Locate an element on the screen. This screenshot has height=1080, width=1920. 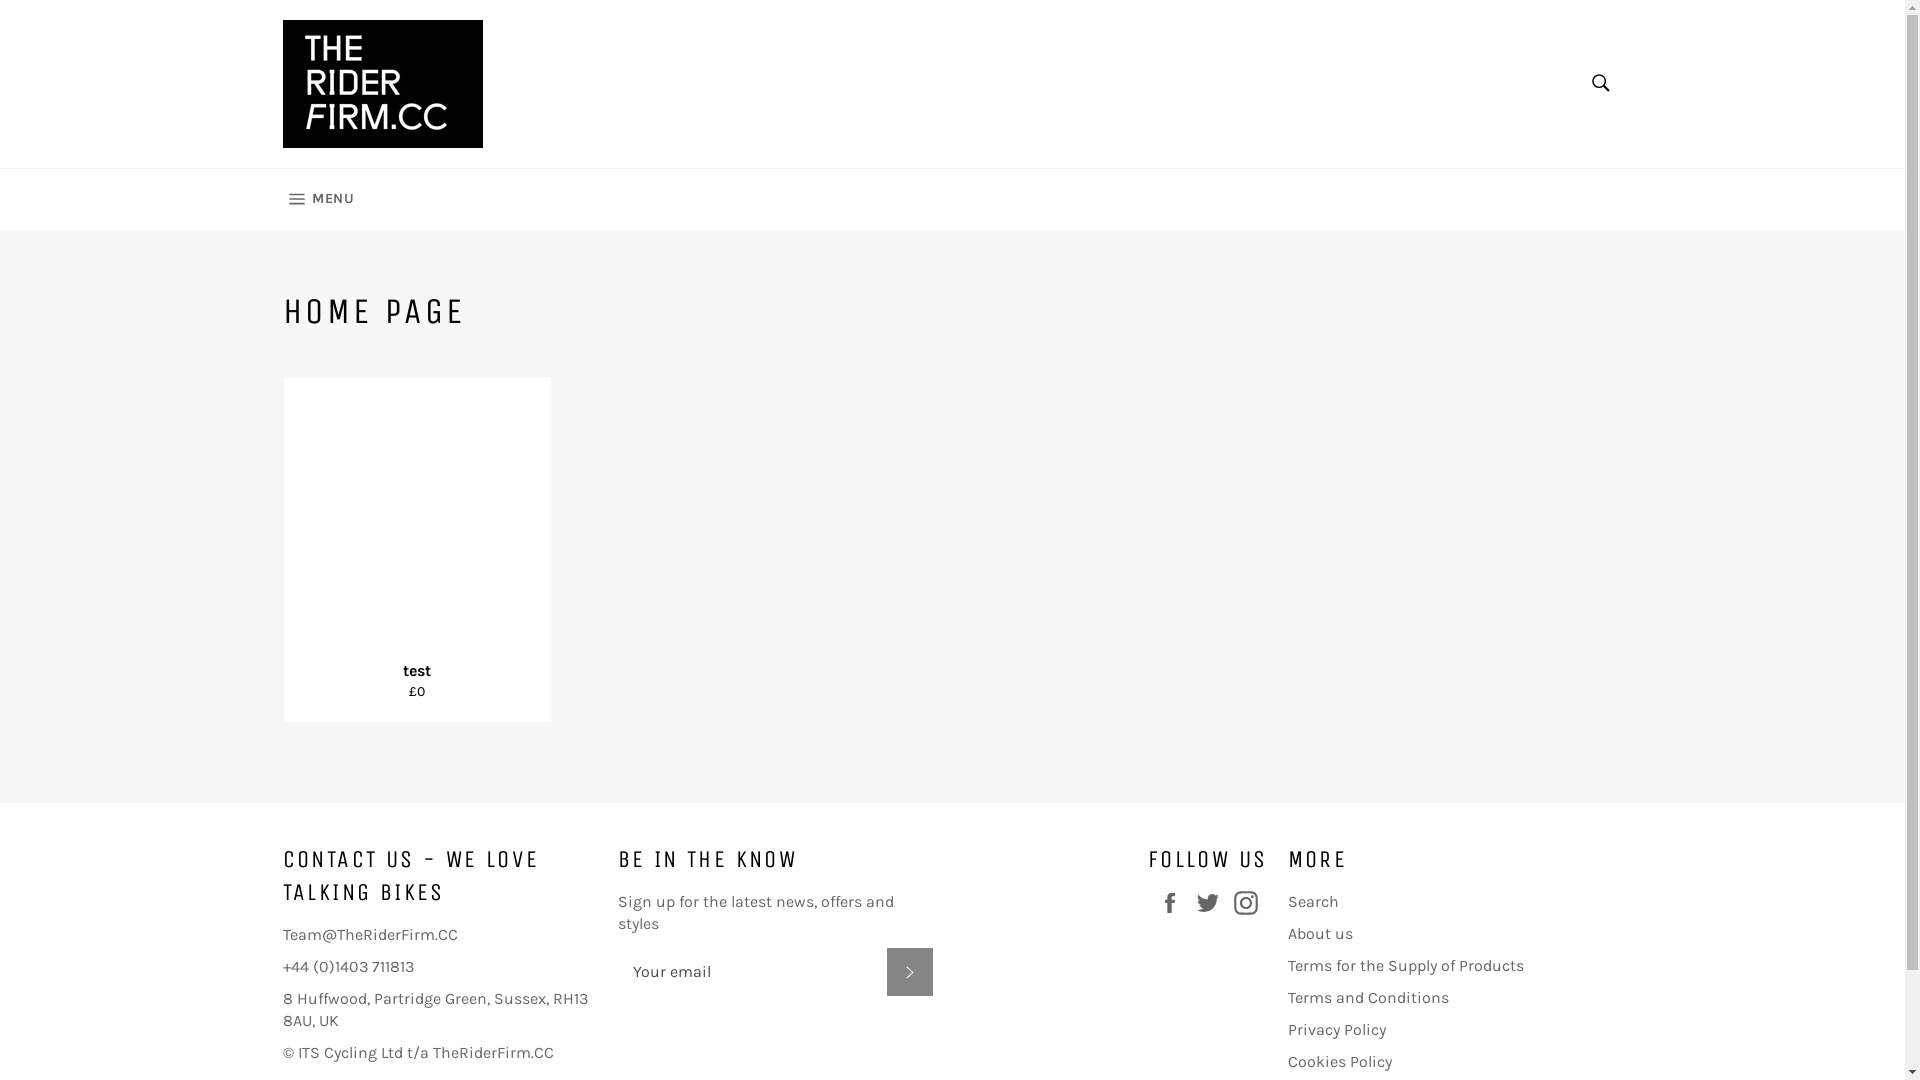
'Terms and Conditions' is located at coordinates (1367, 997).